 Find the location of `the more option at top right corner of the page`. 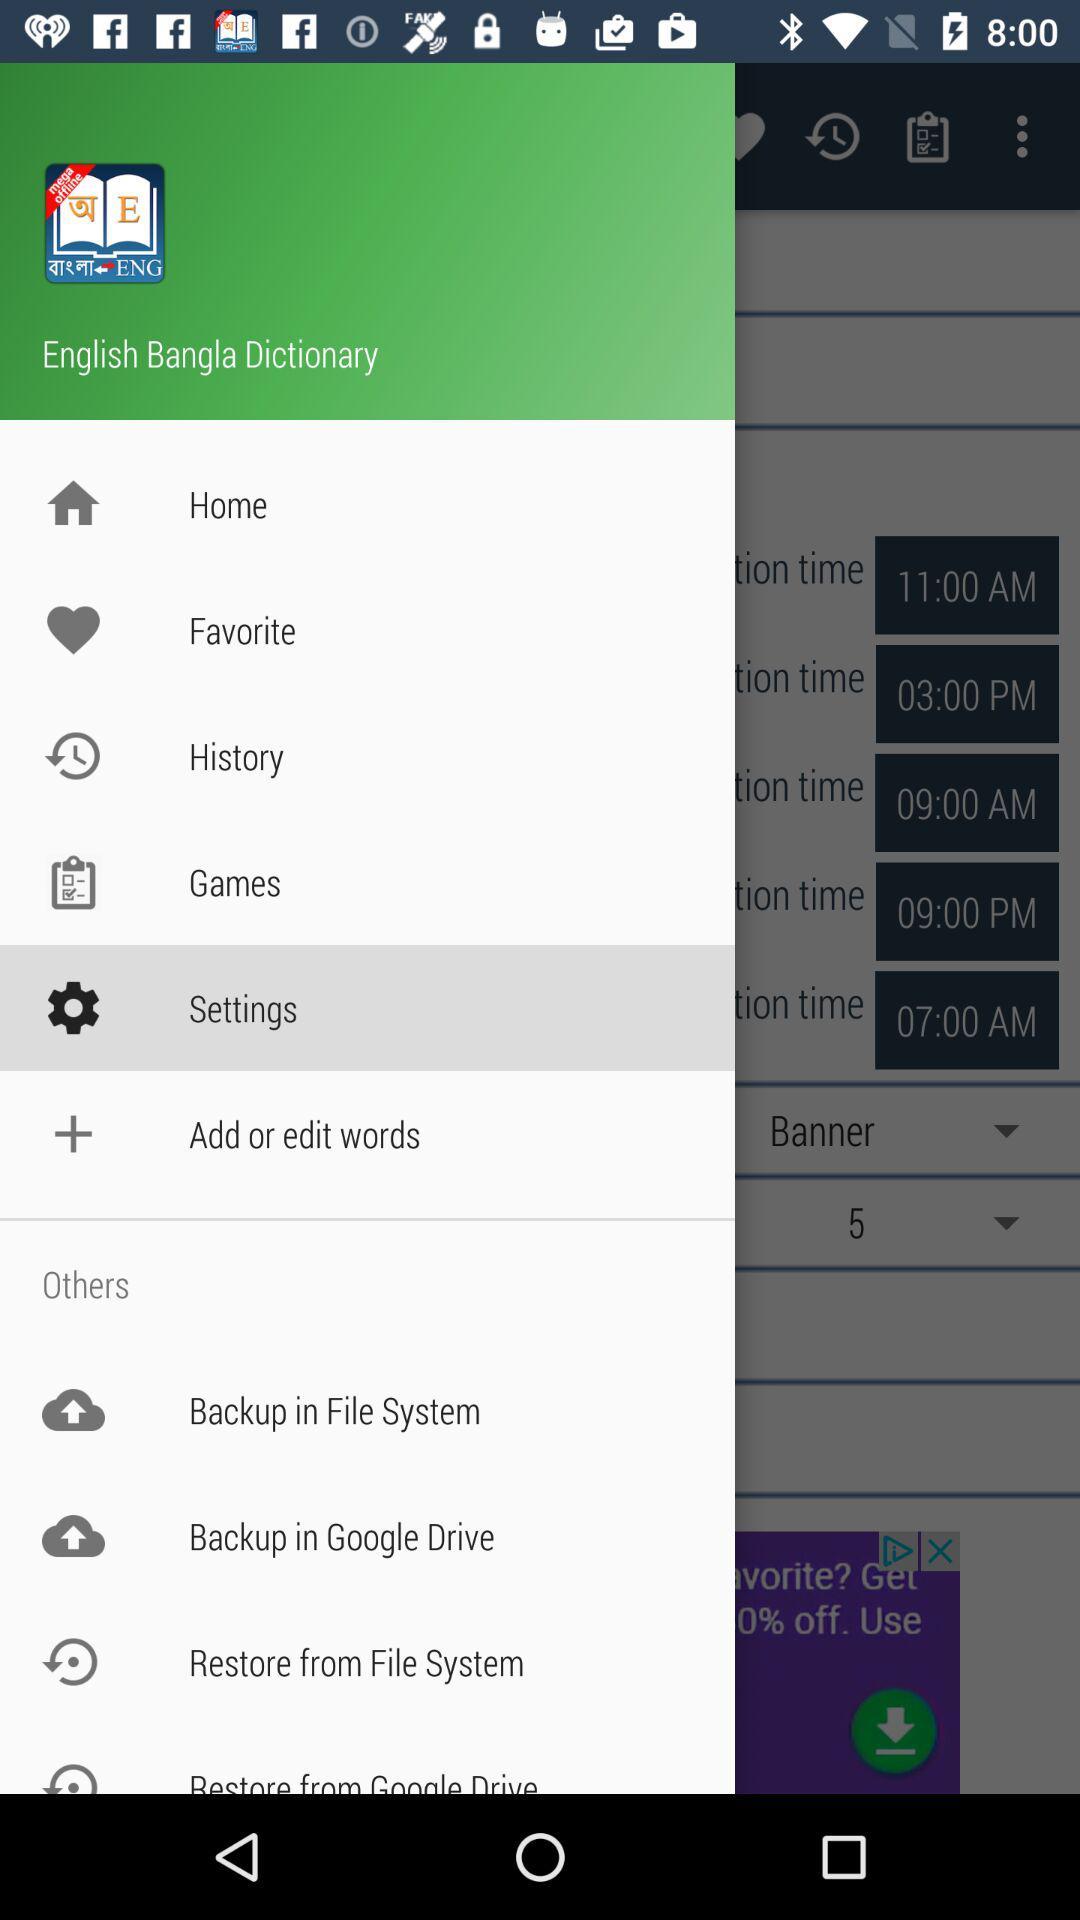

the more option at top right corner of the page is located at coordinates (1027, 136).